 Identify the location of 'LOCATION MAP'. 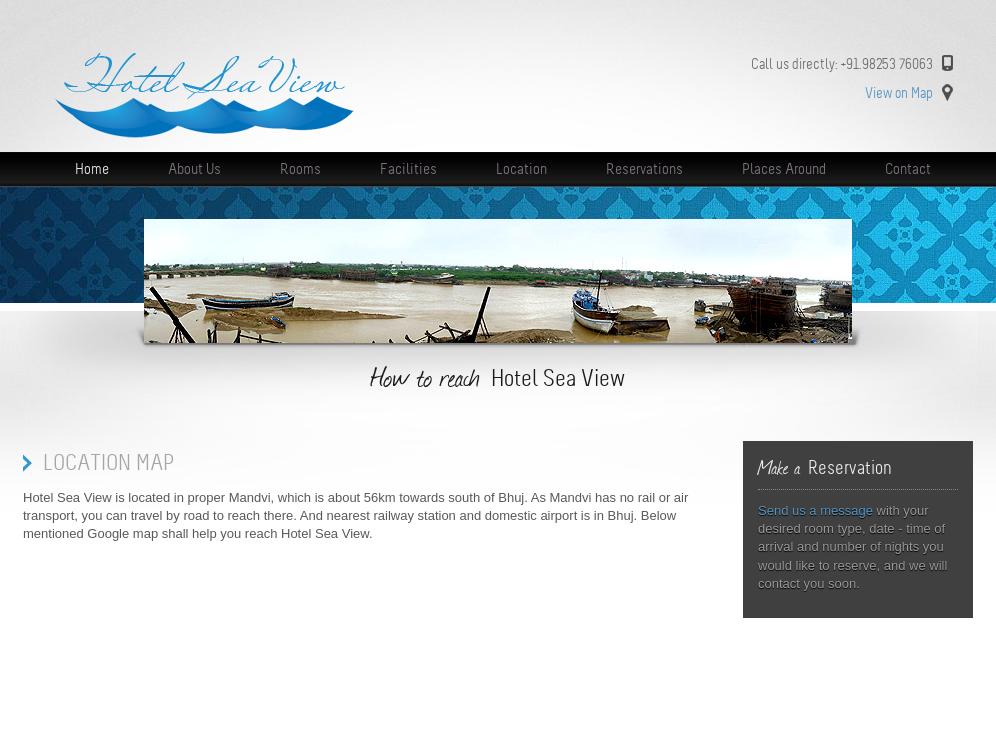
(108, 461).